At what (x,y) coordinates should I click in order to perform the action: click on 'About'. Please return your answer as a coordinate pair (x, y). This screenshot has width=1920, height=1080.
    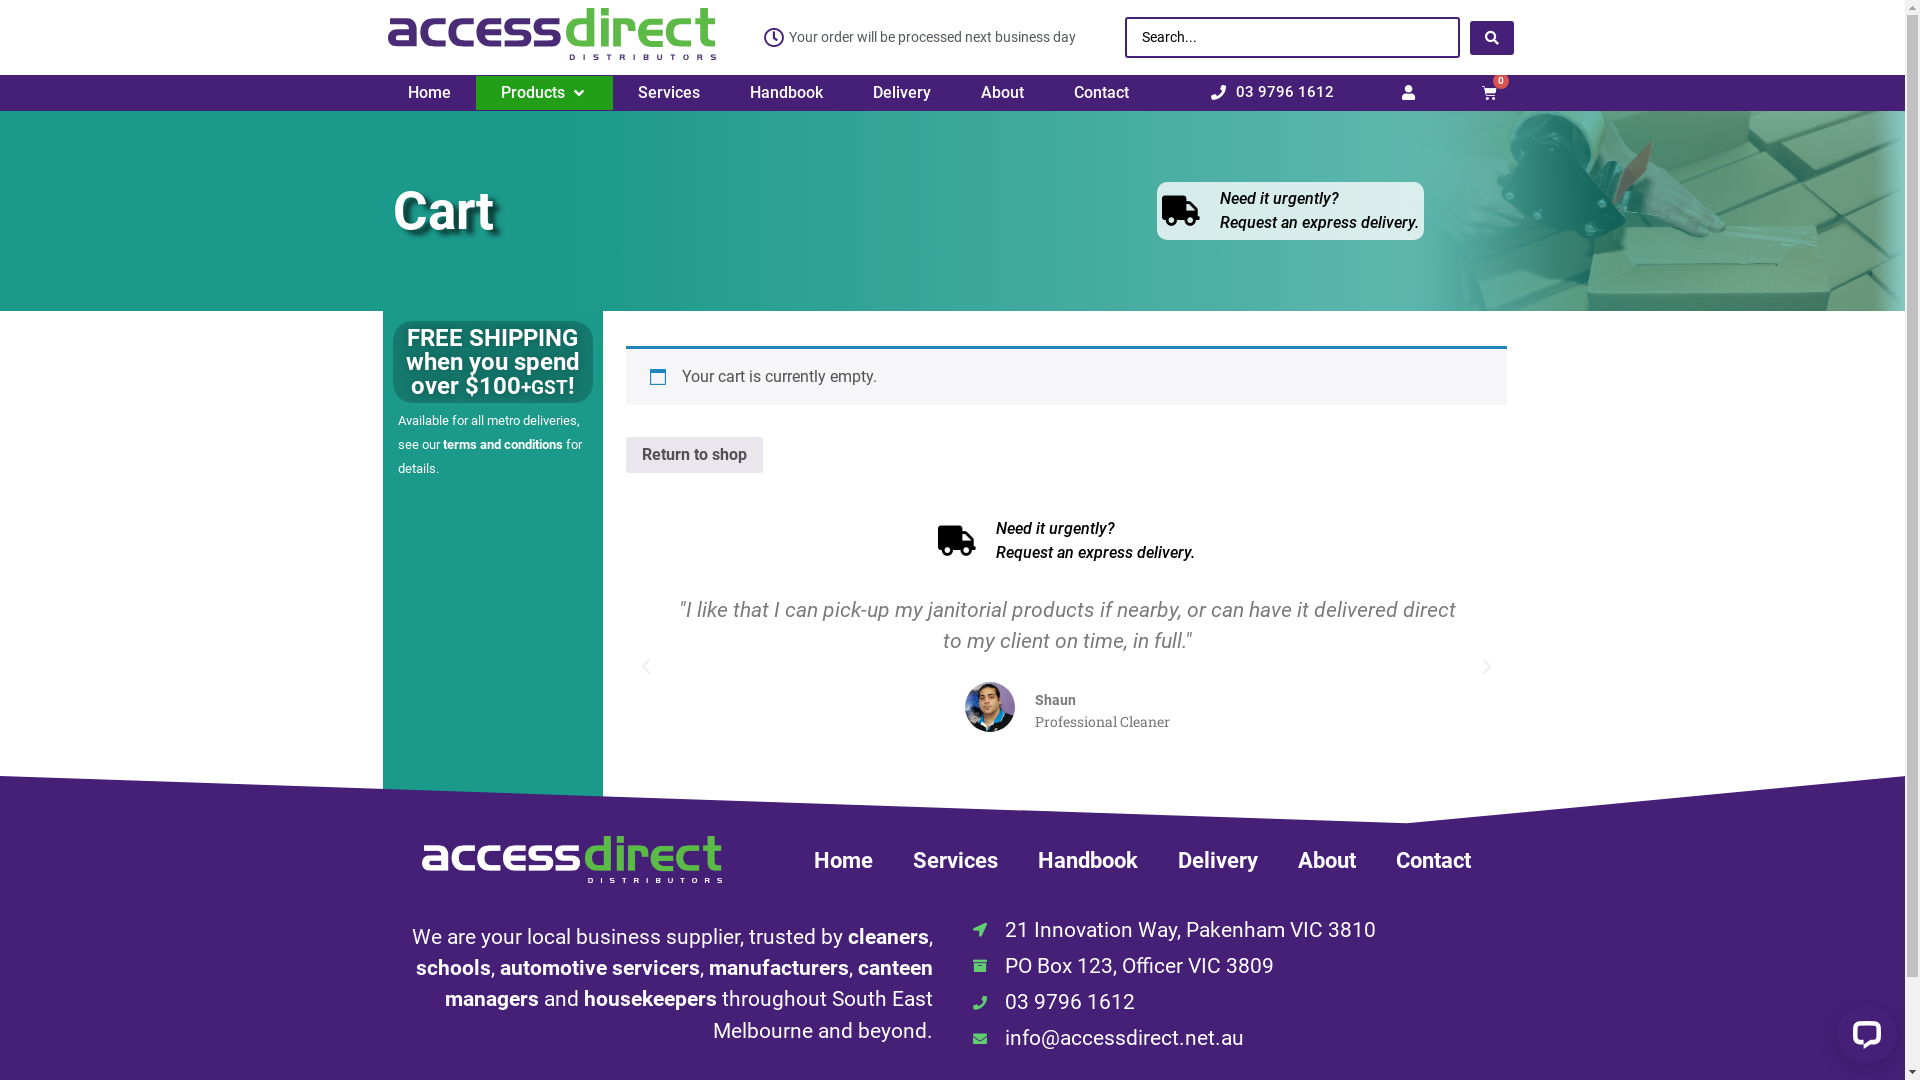
    Looking at the image, I should click on (1001, 92).